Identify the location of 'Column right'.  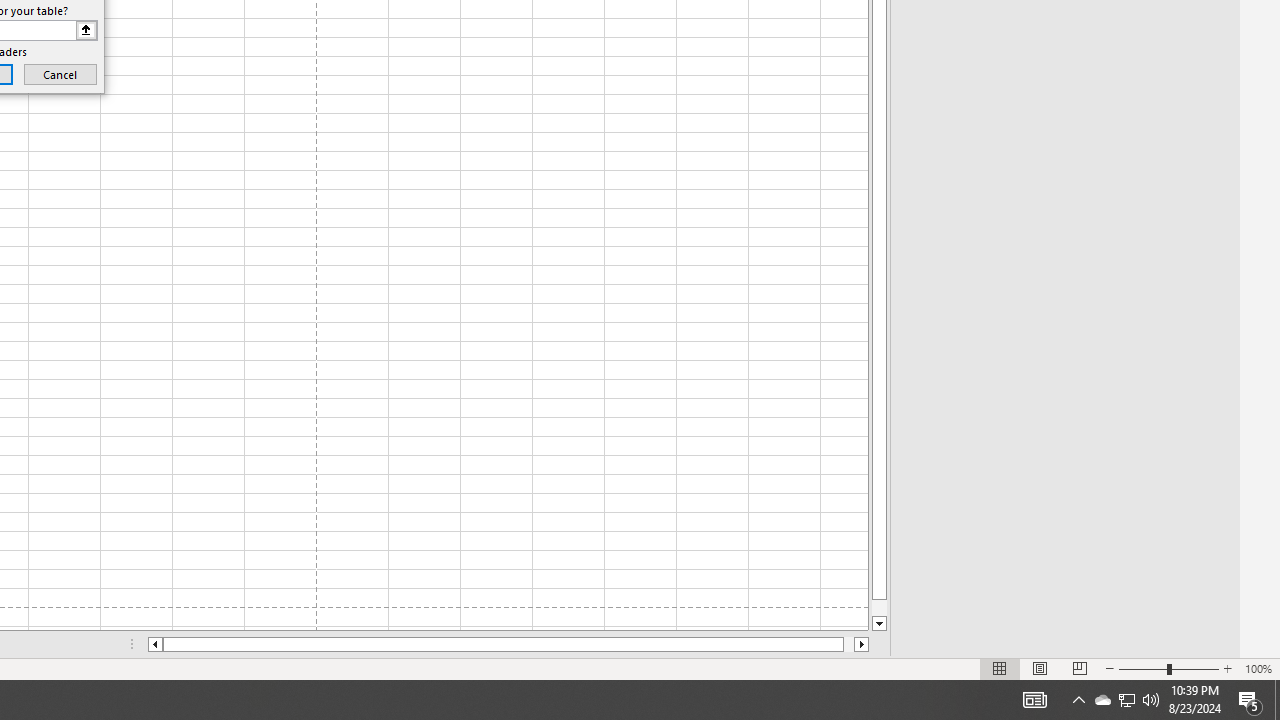
(862, 644).